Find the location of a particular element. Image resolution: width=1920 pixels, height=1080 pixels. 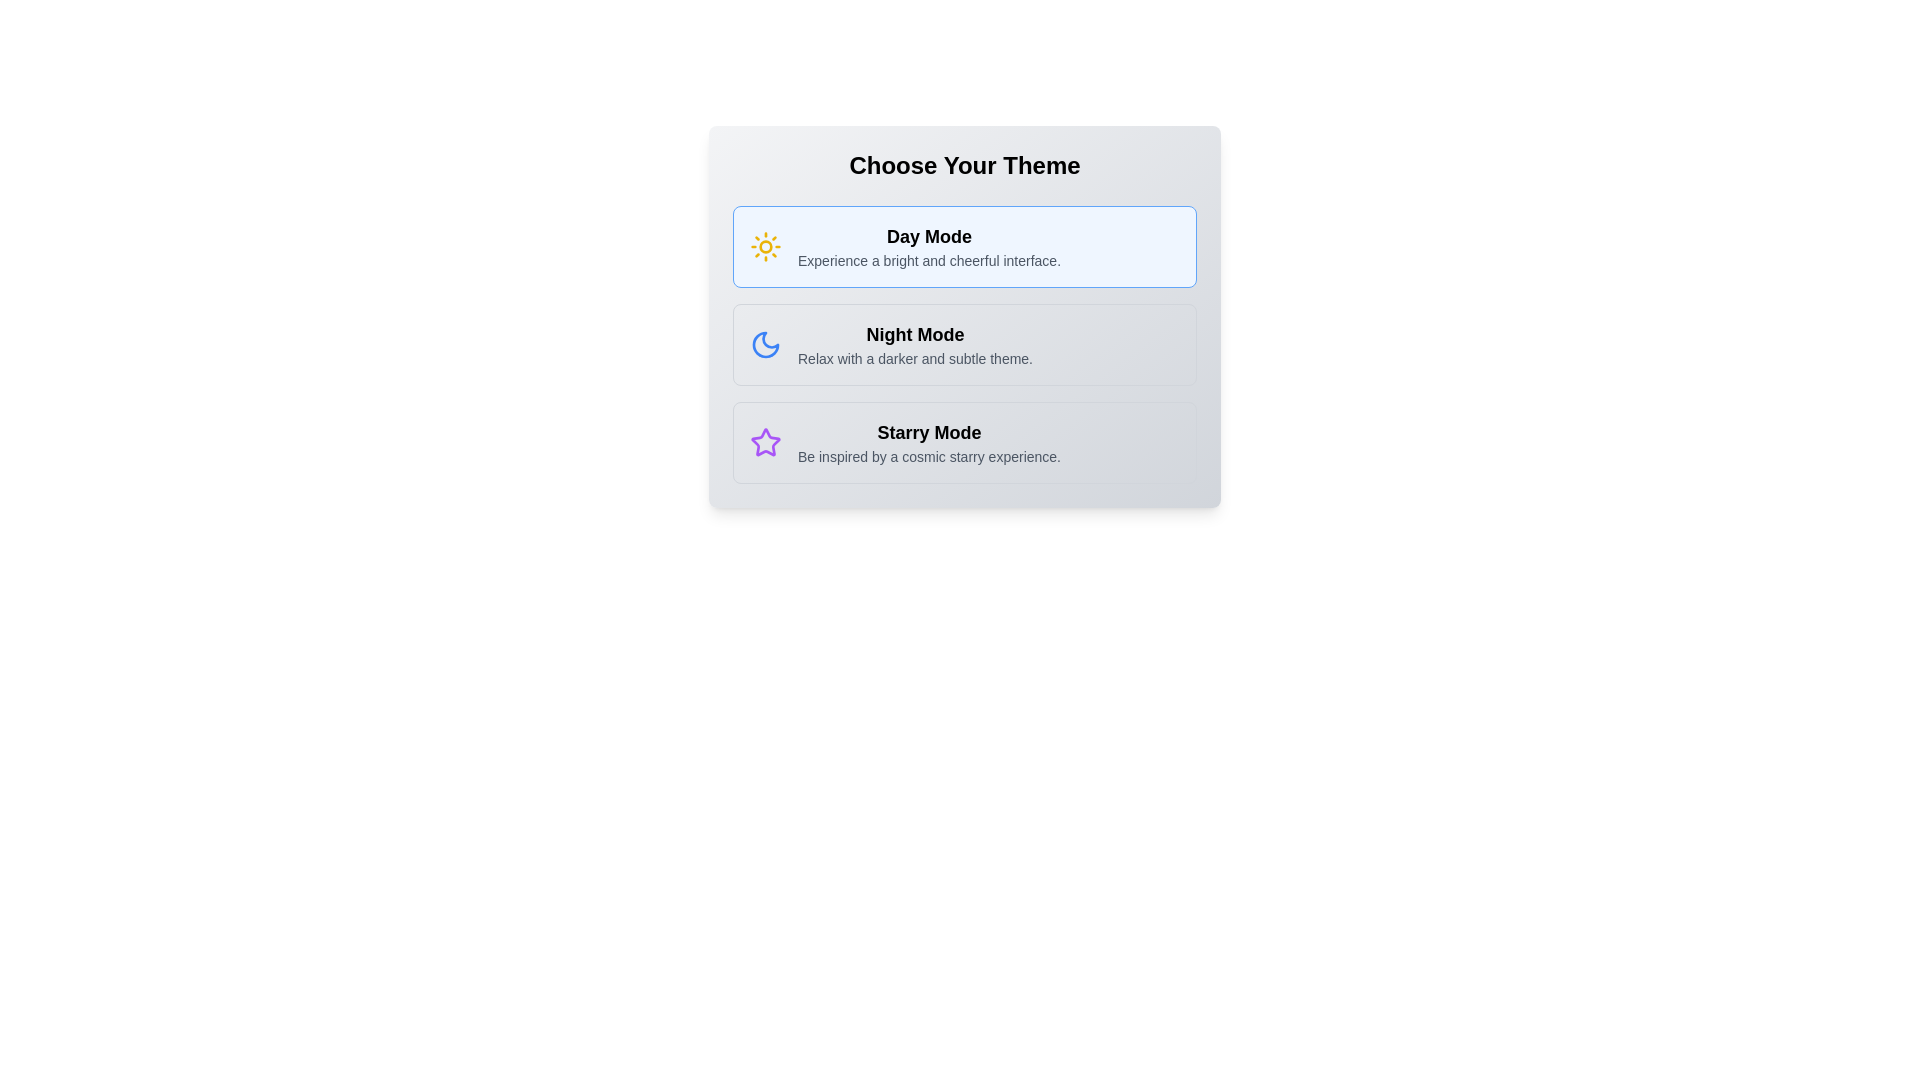

the 'Starry Mode' text block element is located at coordinates (928, 442).